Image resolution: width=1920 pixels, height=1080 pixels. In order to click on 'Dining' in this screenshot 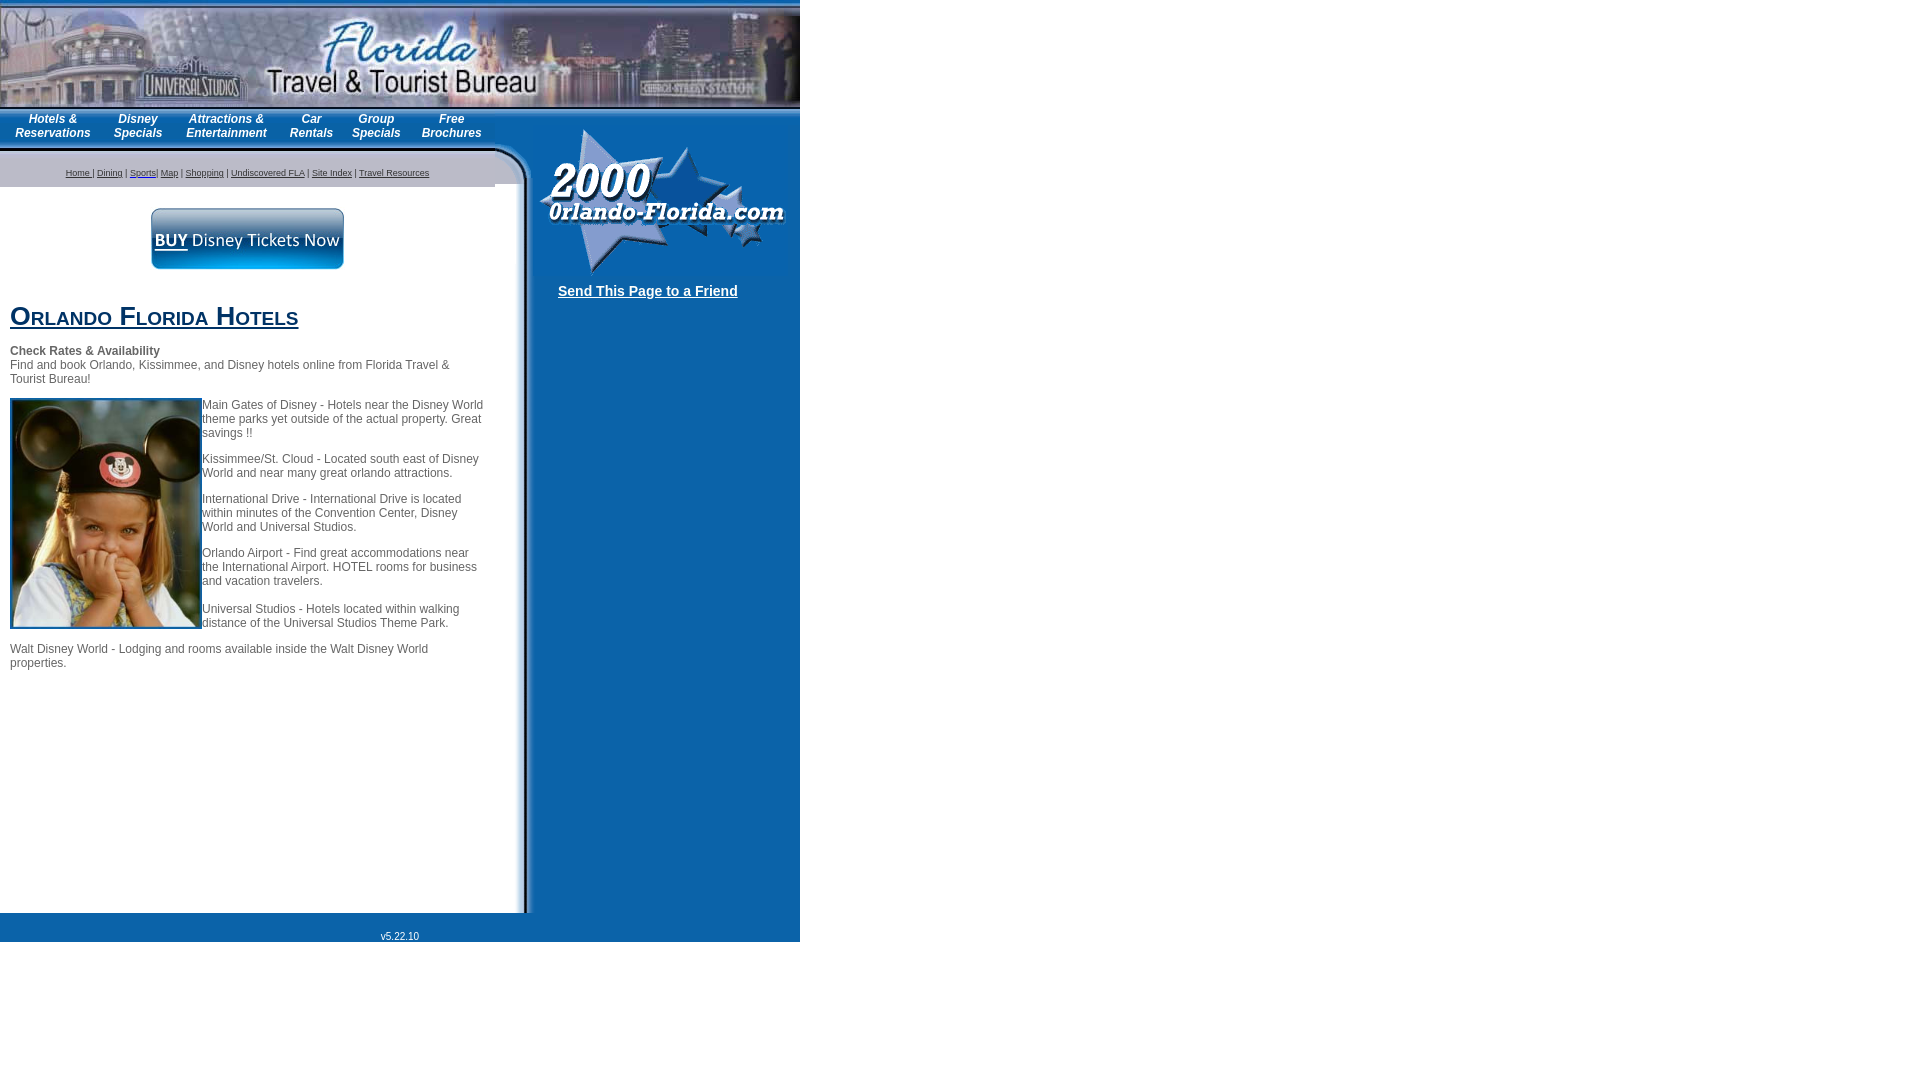, I will do `click(109, 172)`.